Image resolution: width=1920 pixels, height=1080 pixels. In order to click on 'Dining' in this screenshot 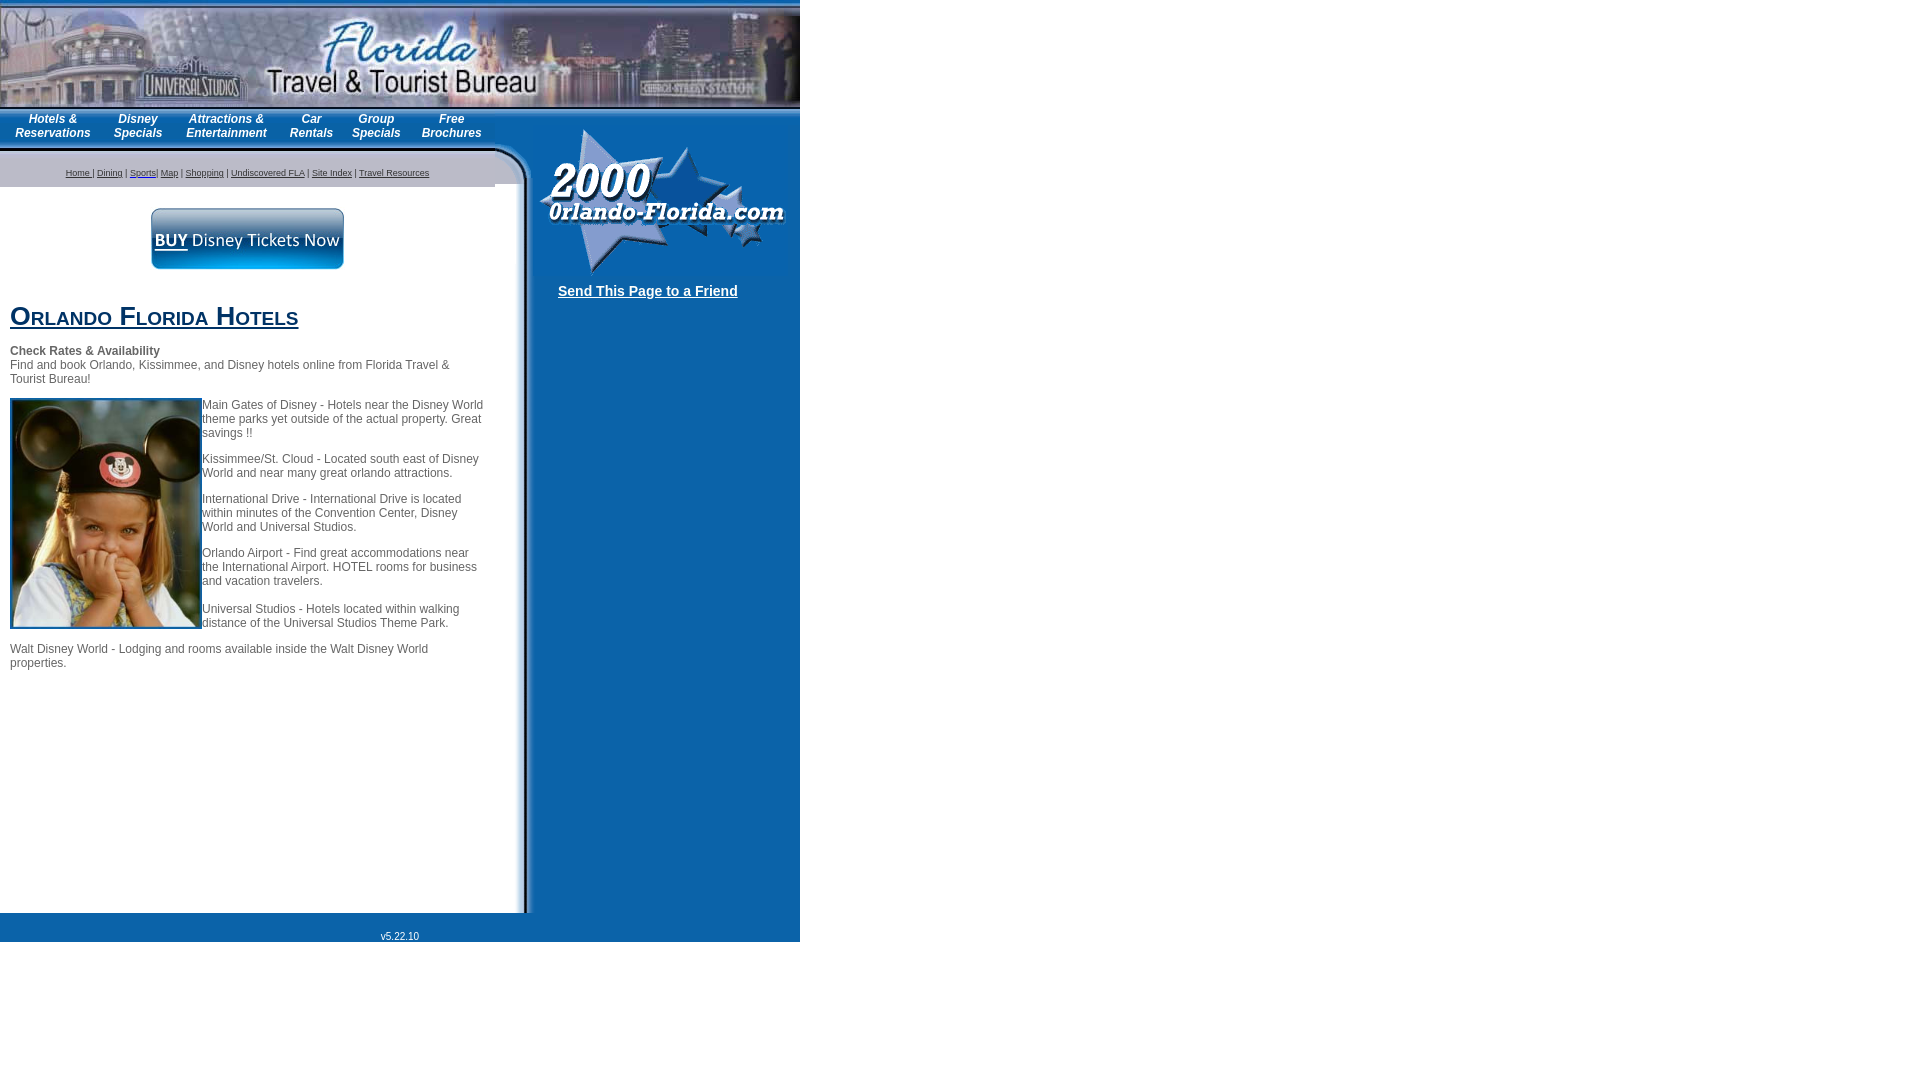, I will do `click(109, 172)`.